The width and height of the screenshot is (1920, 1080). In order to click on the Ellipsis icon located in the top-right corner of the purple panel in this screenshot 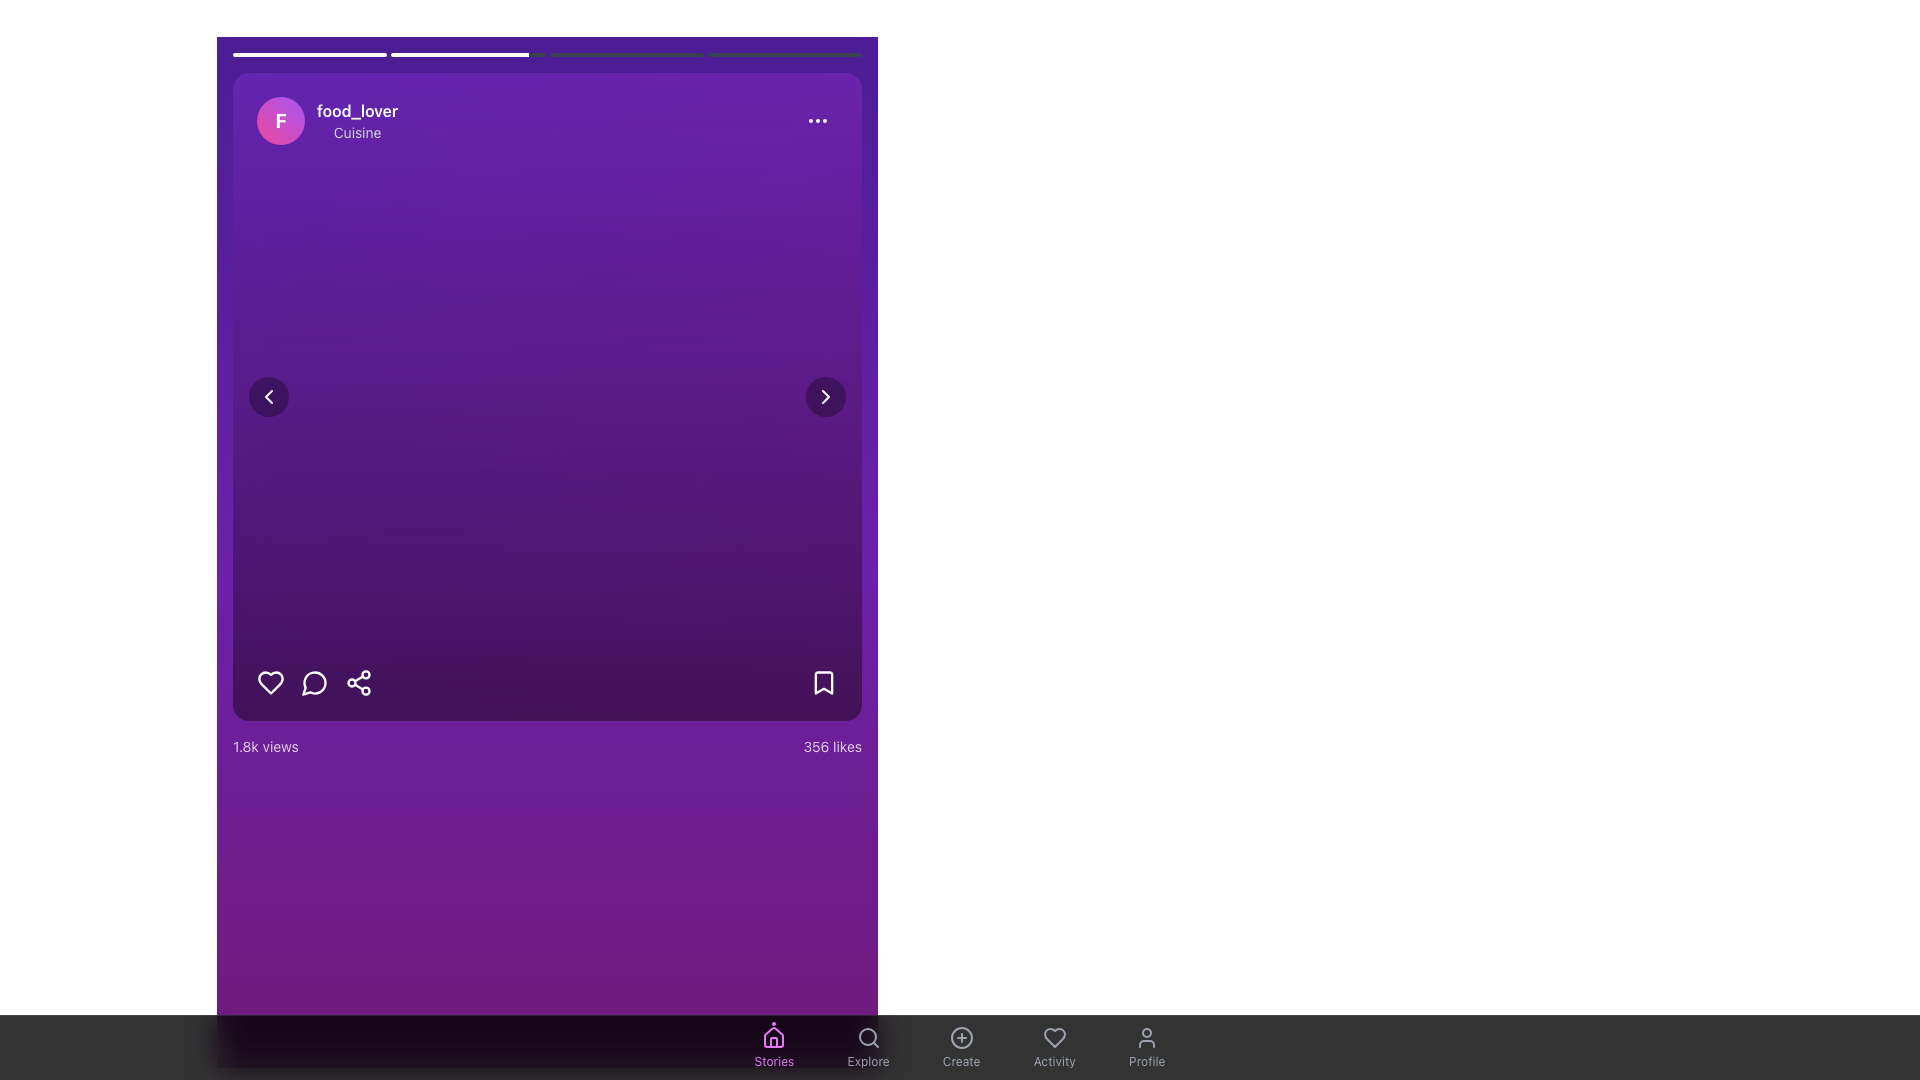, I will do `click(817, 120)`.